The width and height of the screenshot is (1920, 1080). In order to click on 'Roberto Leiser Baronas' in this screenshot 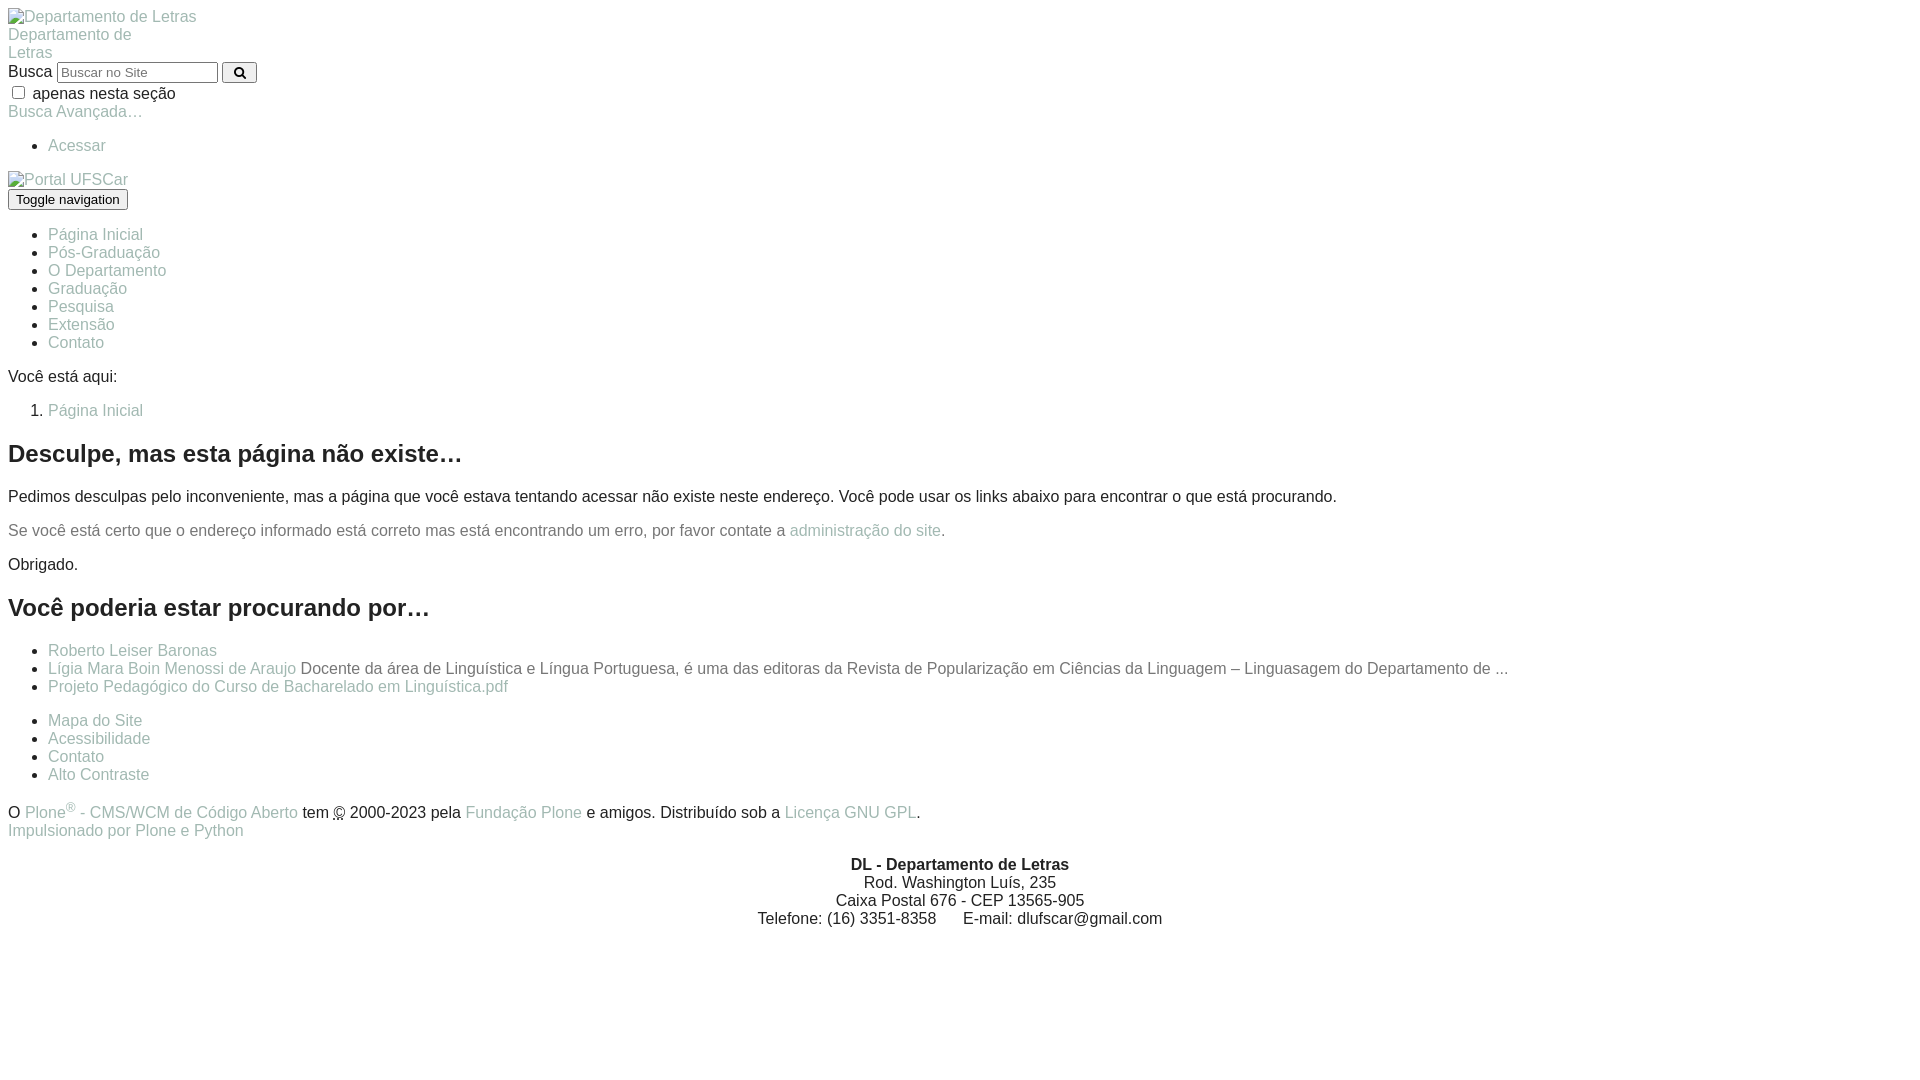, I will do `click(131, 650)`.